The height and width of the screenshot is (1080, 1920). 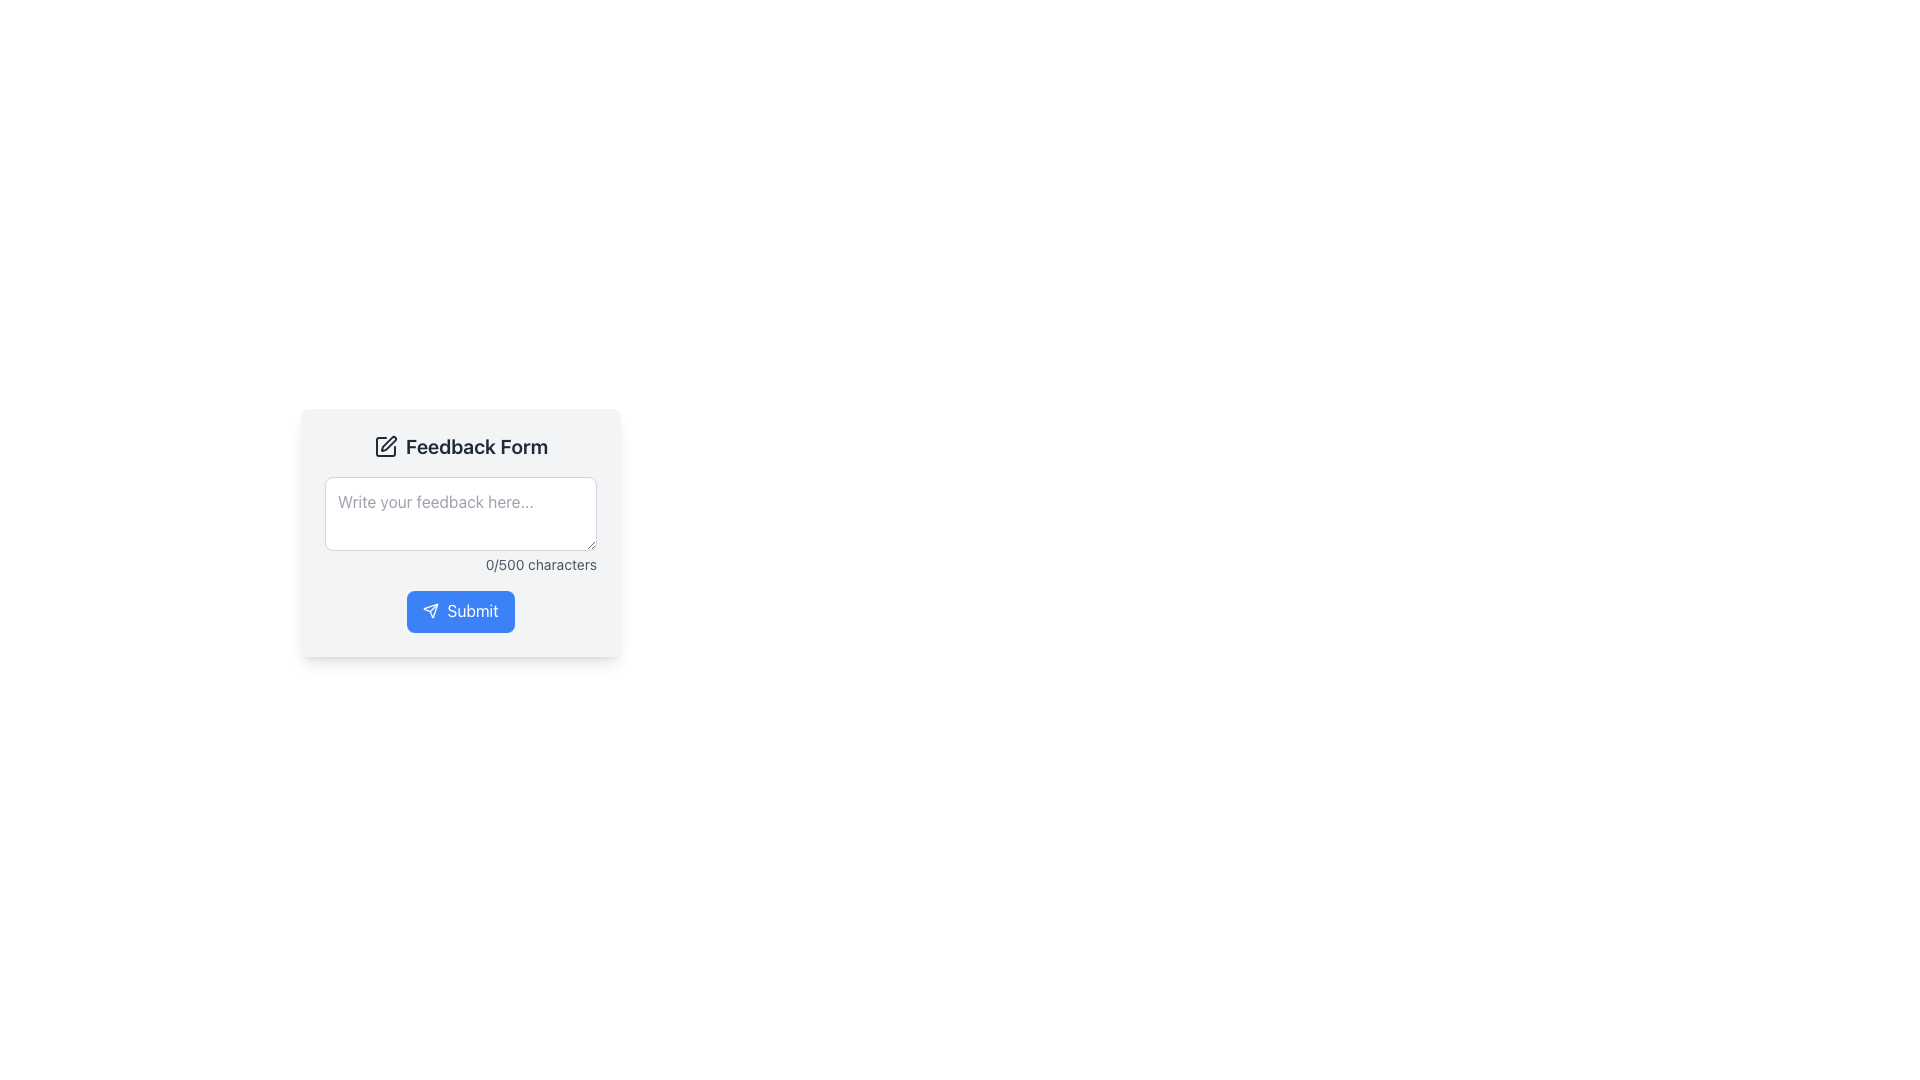 What do you see at coordinates (459, 609) in the screenshot?
I see `the 'Submit' button located at the bottom center of the form card interface` at bounding box center [459, 609].